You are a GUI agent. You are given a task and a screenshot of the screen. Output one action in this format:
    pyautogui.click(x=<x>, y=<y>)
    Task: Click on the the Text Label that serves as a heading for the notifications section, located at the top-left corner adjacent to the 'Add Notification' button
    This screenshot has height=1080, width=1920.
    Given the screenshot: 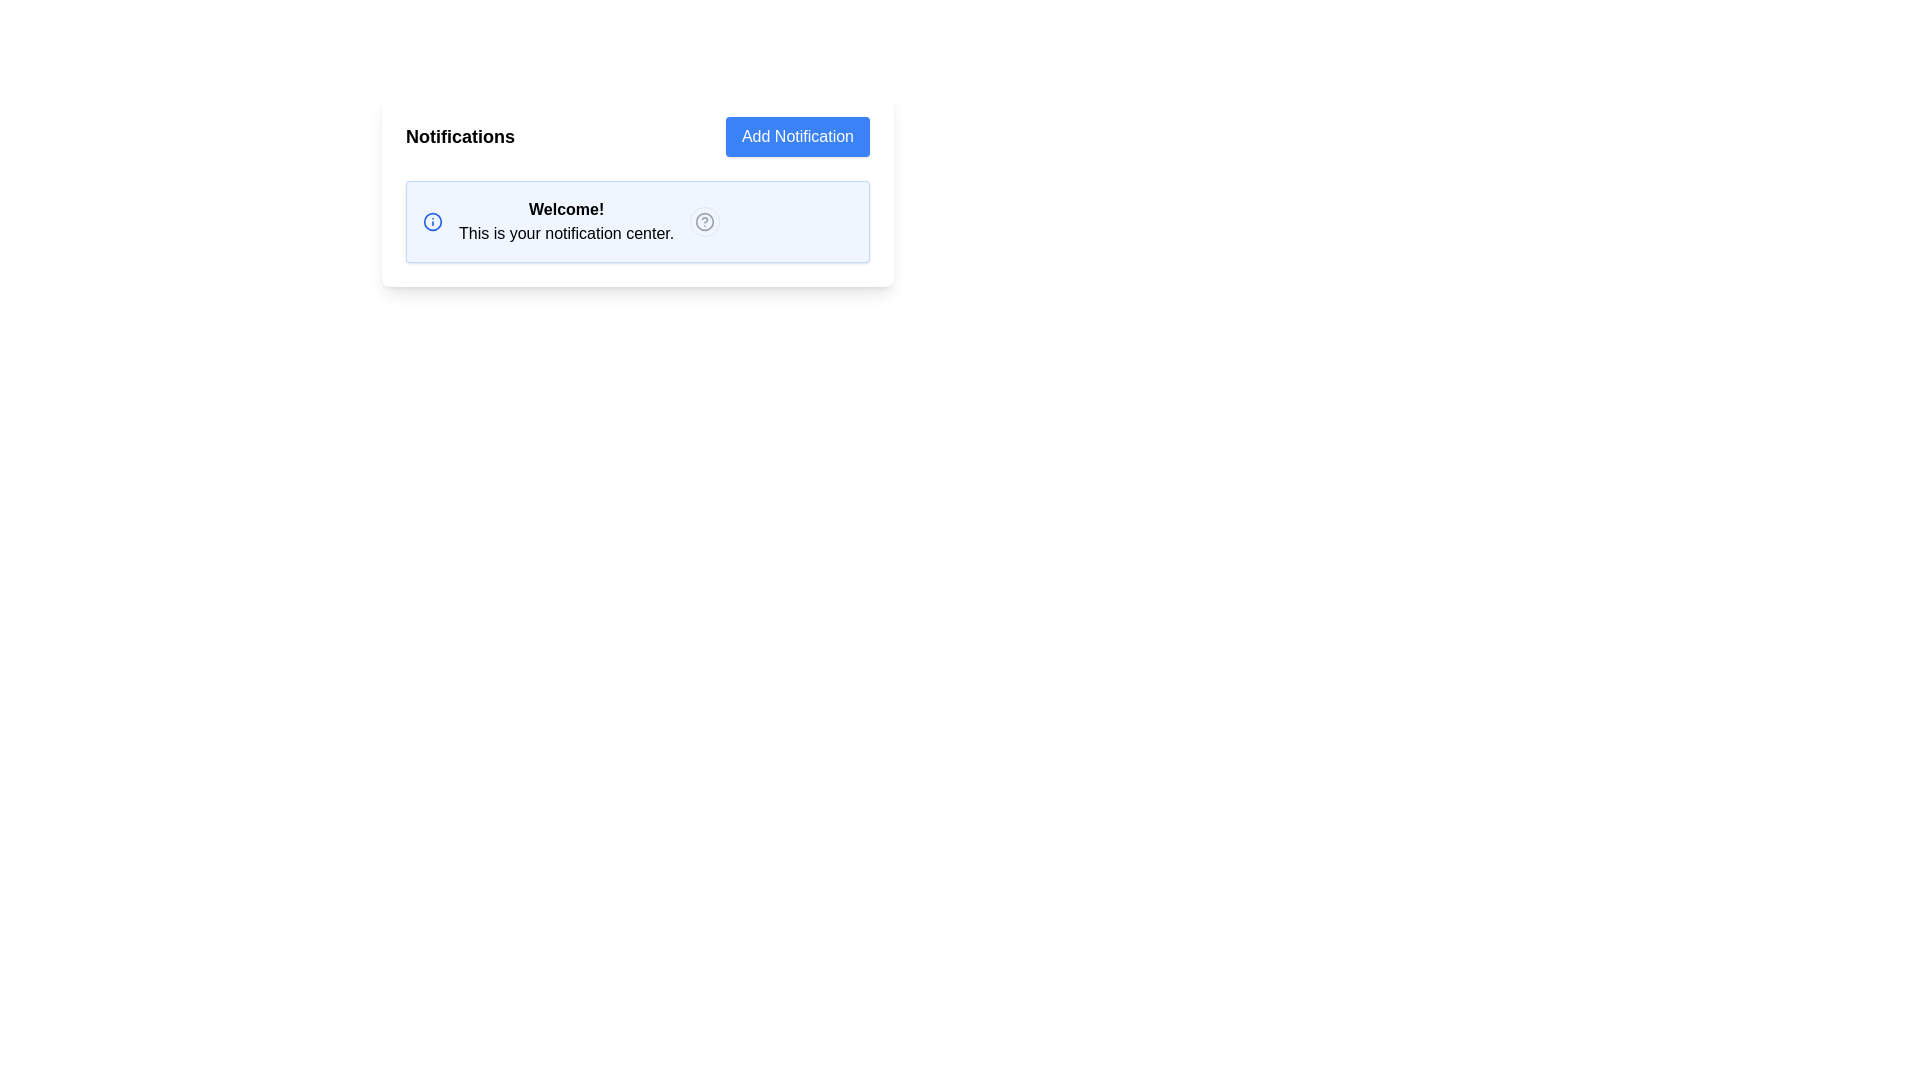 What is the action you would take?
    pyautogui.click(x=459, y=136)
    